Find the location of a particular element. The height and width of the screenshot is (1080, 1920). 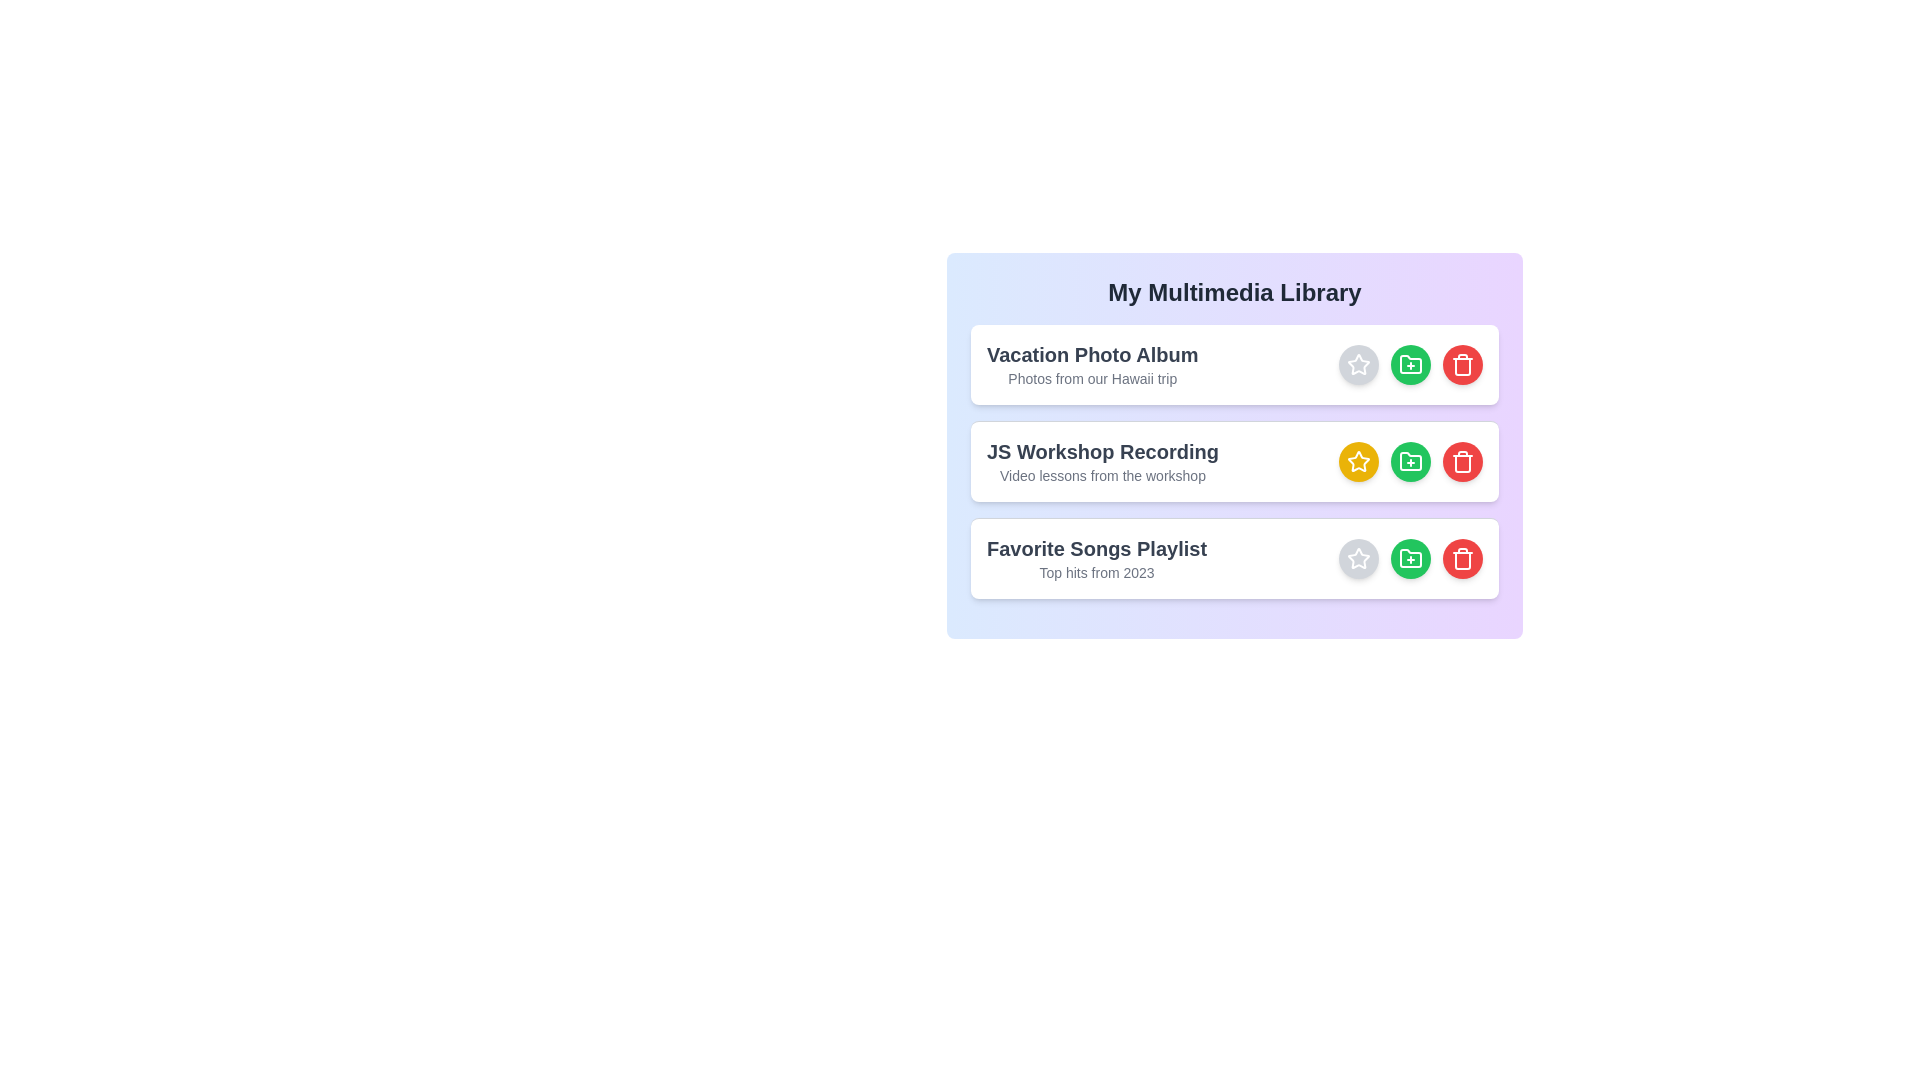

the deletion button with a trash icon located in the 'Favorite Songs Playlist' row is located at coordinates (1463, 462).